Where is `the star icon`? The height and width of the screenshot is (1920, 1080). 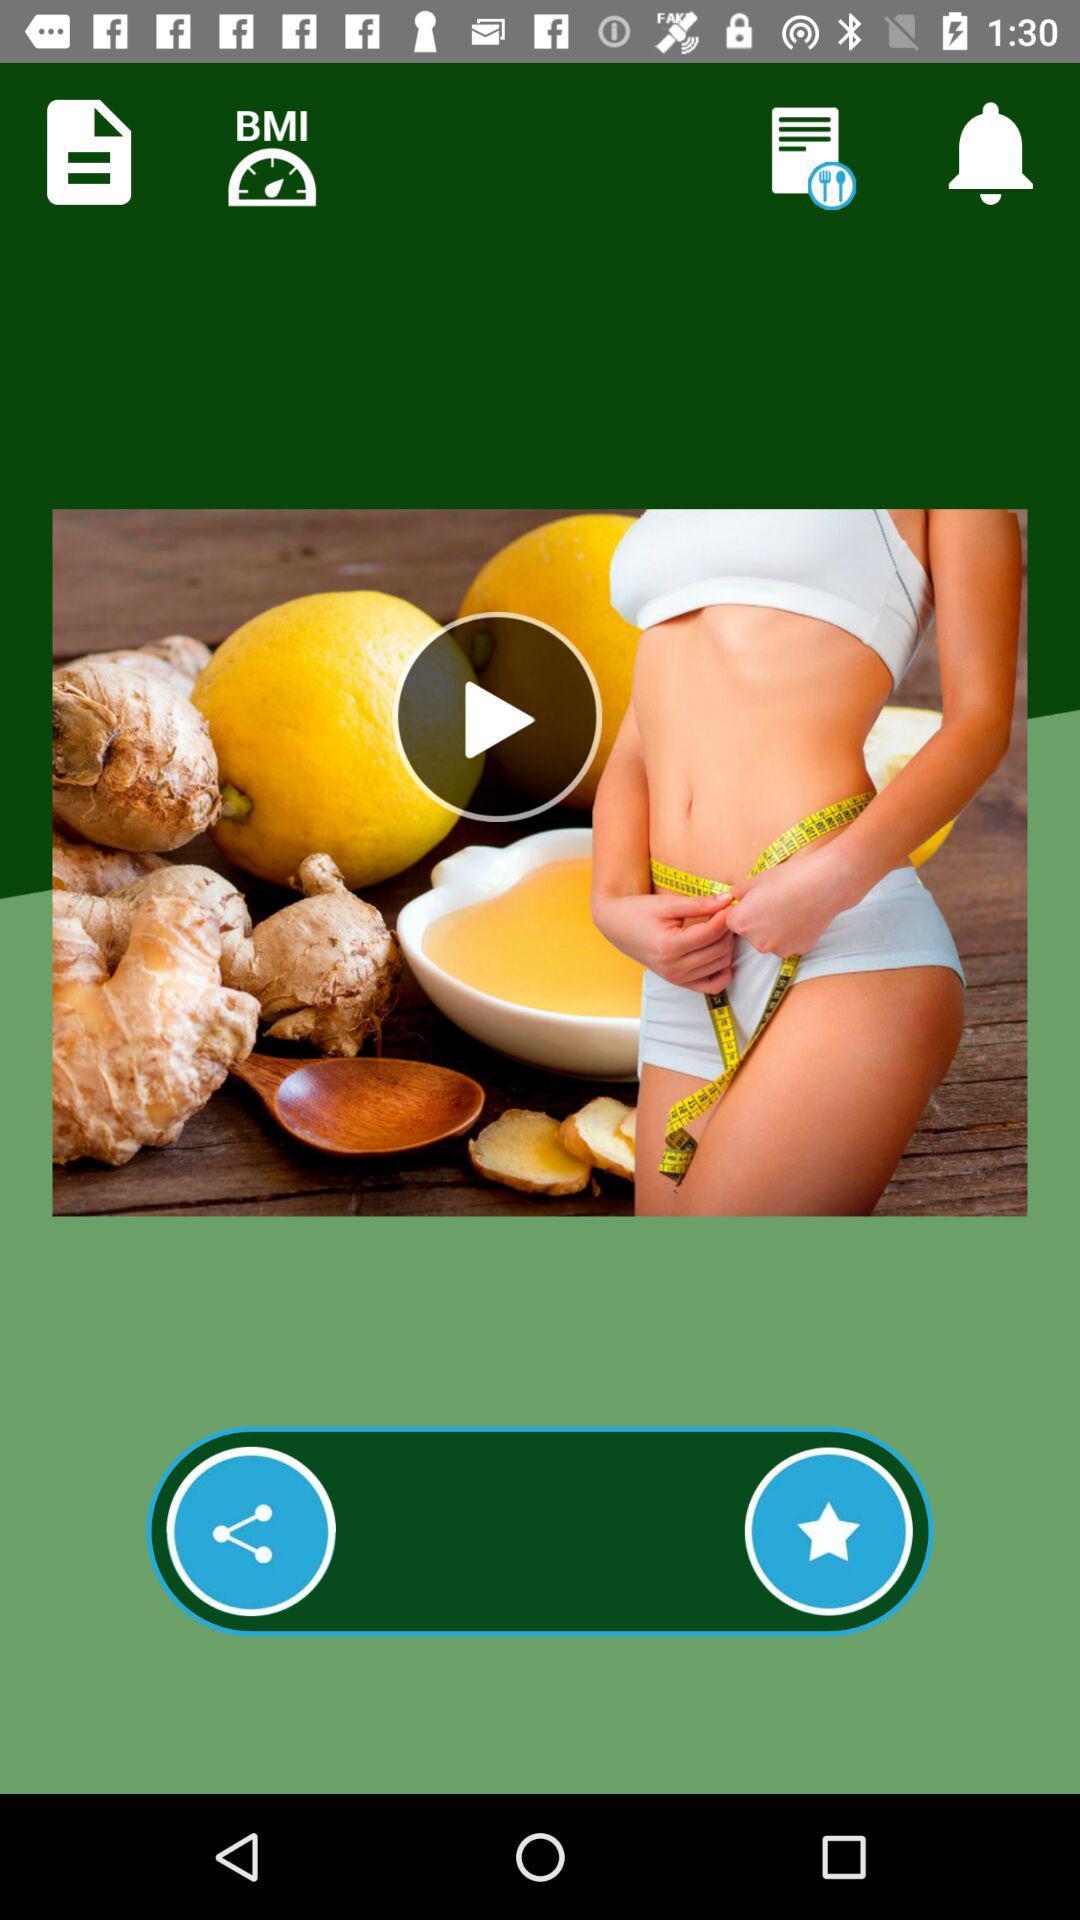
the star icon is located at coordinates (828, 1530).